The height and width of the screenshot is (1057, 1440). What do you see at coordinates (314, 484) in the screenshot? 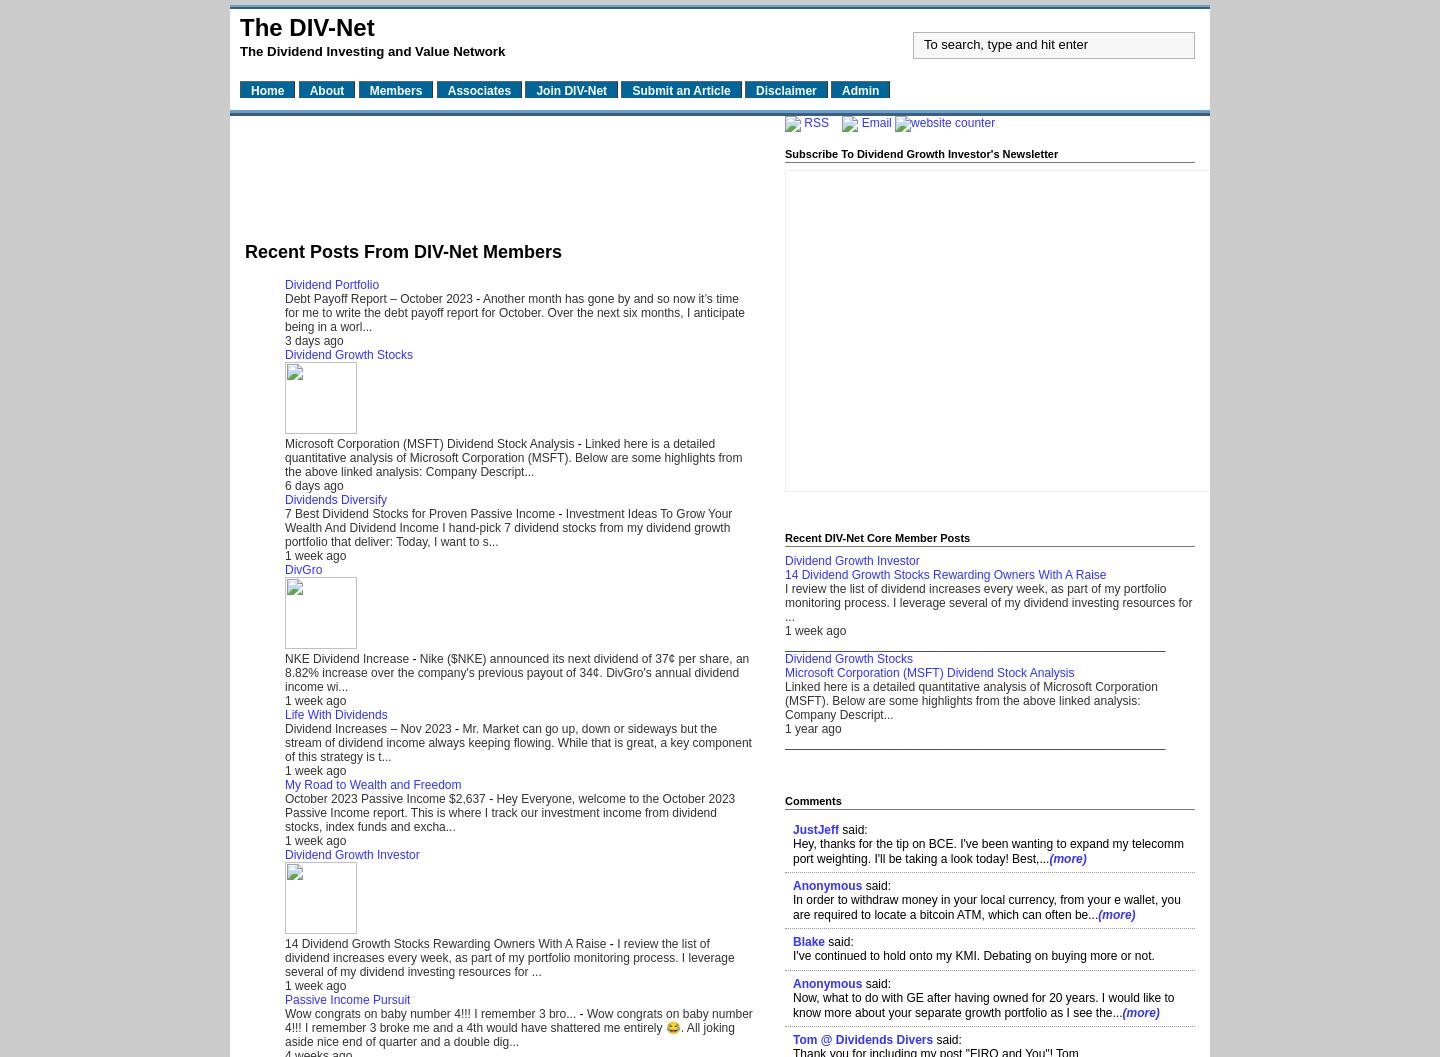
I see `'6 days ago'` at bounding box center [314, 484].